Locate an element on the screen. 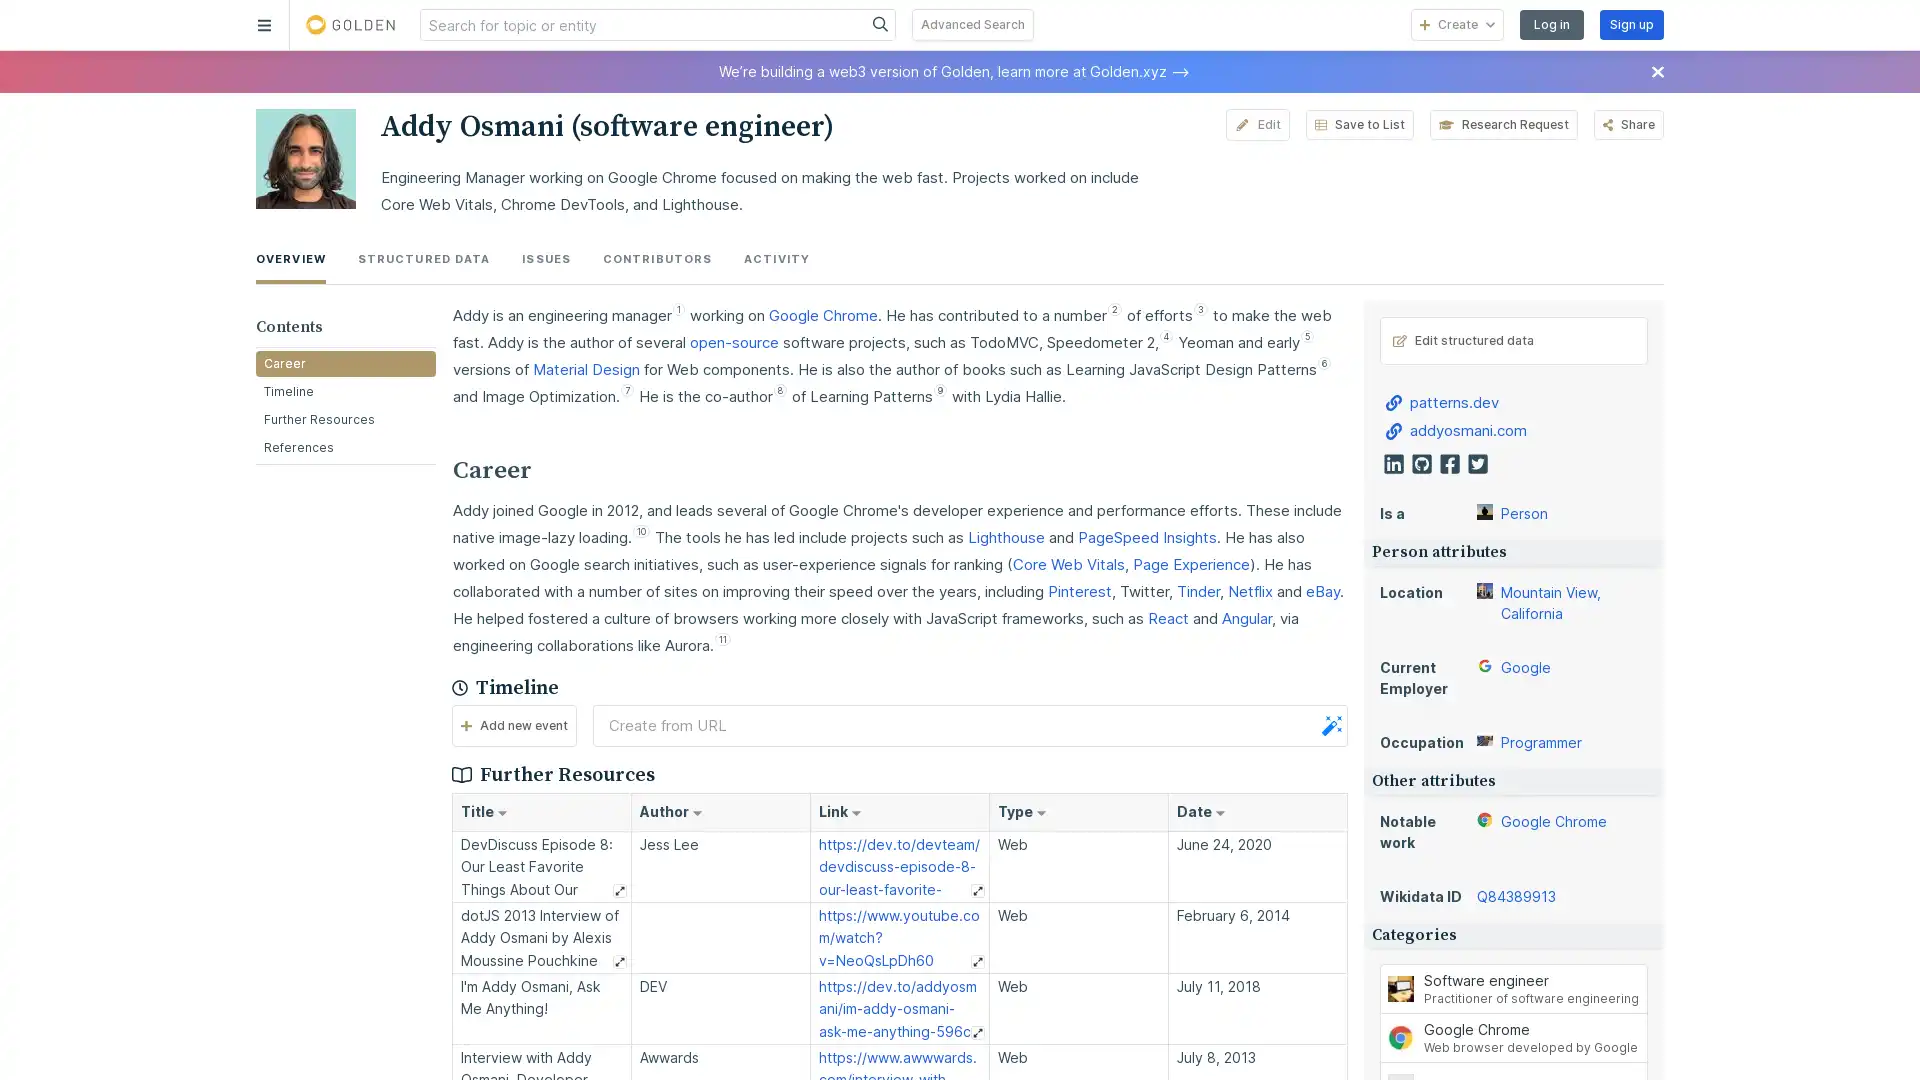 This screenshot has width=1920, height=1080. Add new event is located at coordinates (513, 725).